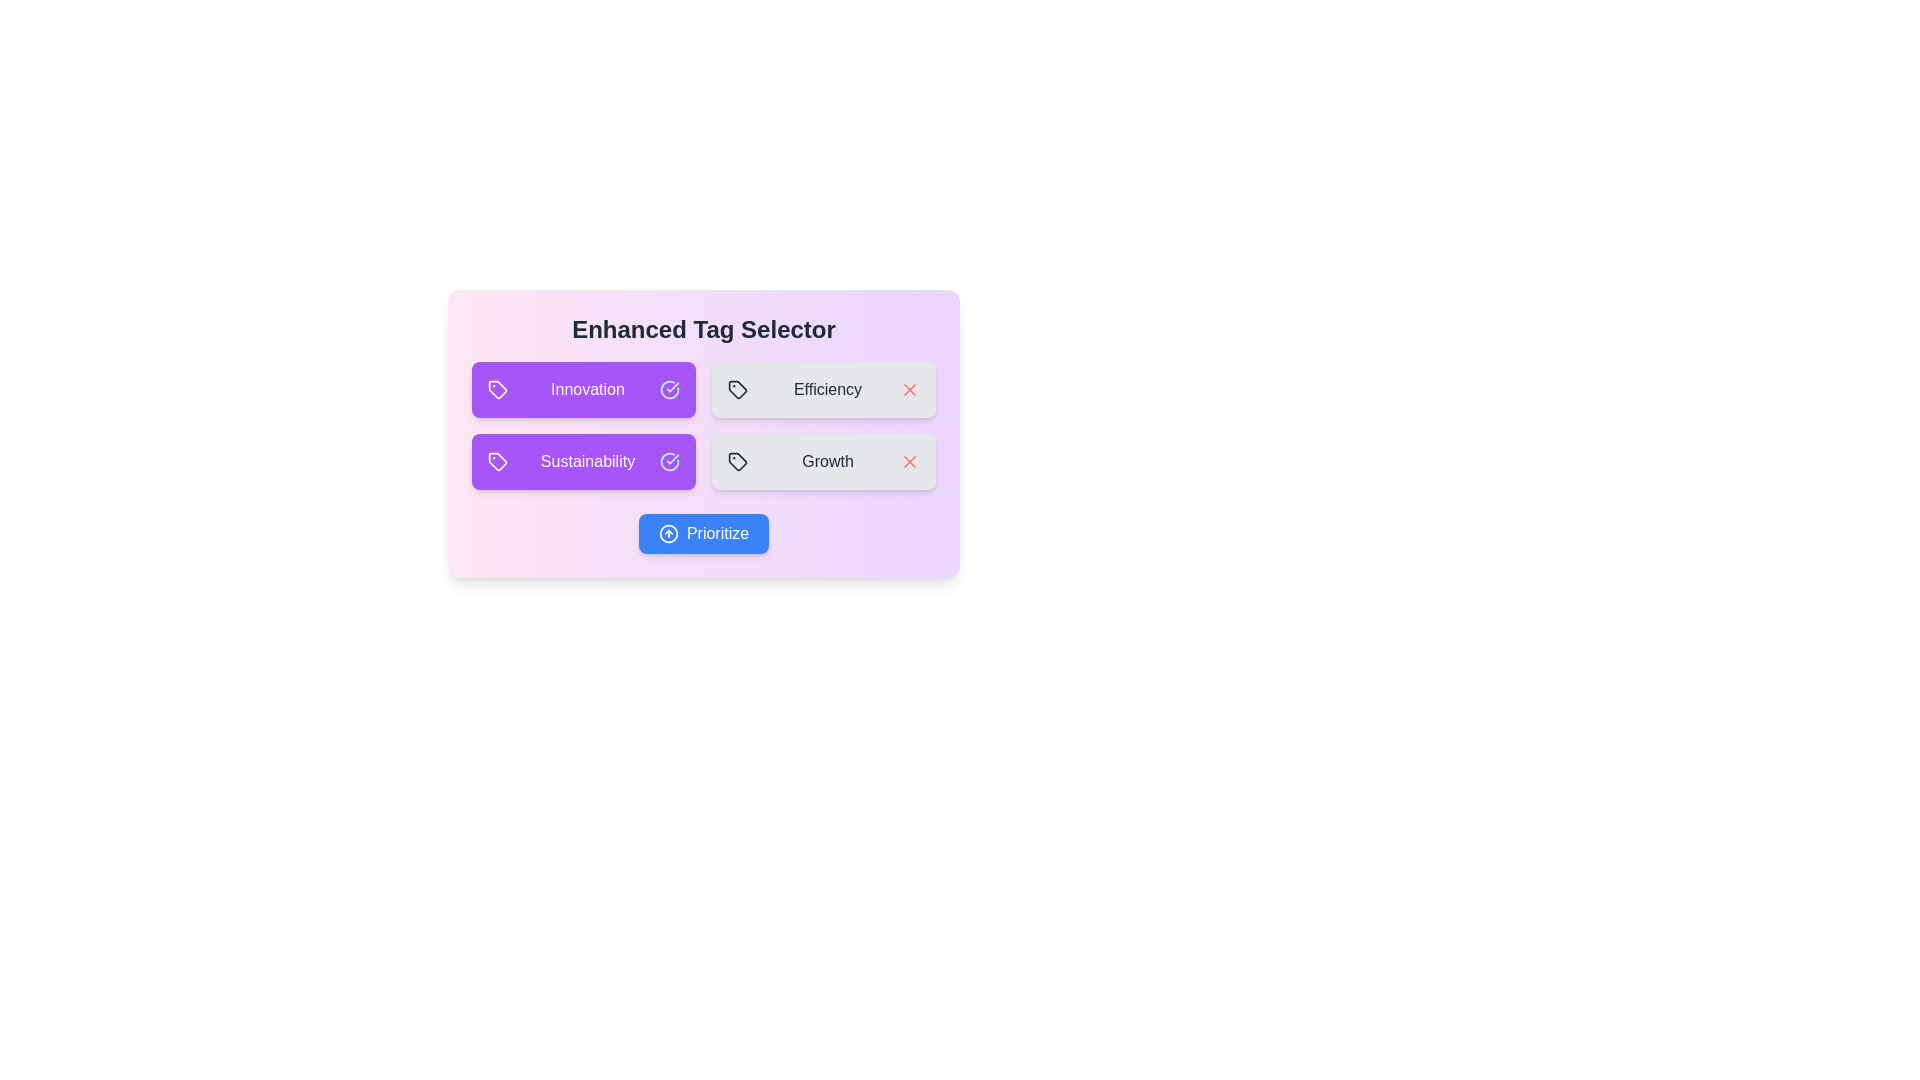 This screenshot has height=1080, width=1920. What do you see at coordinates (824, 389) in the screenshot?
I see `the Efficiency to observe its hover effect` at bounding box center [824, 389].